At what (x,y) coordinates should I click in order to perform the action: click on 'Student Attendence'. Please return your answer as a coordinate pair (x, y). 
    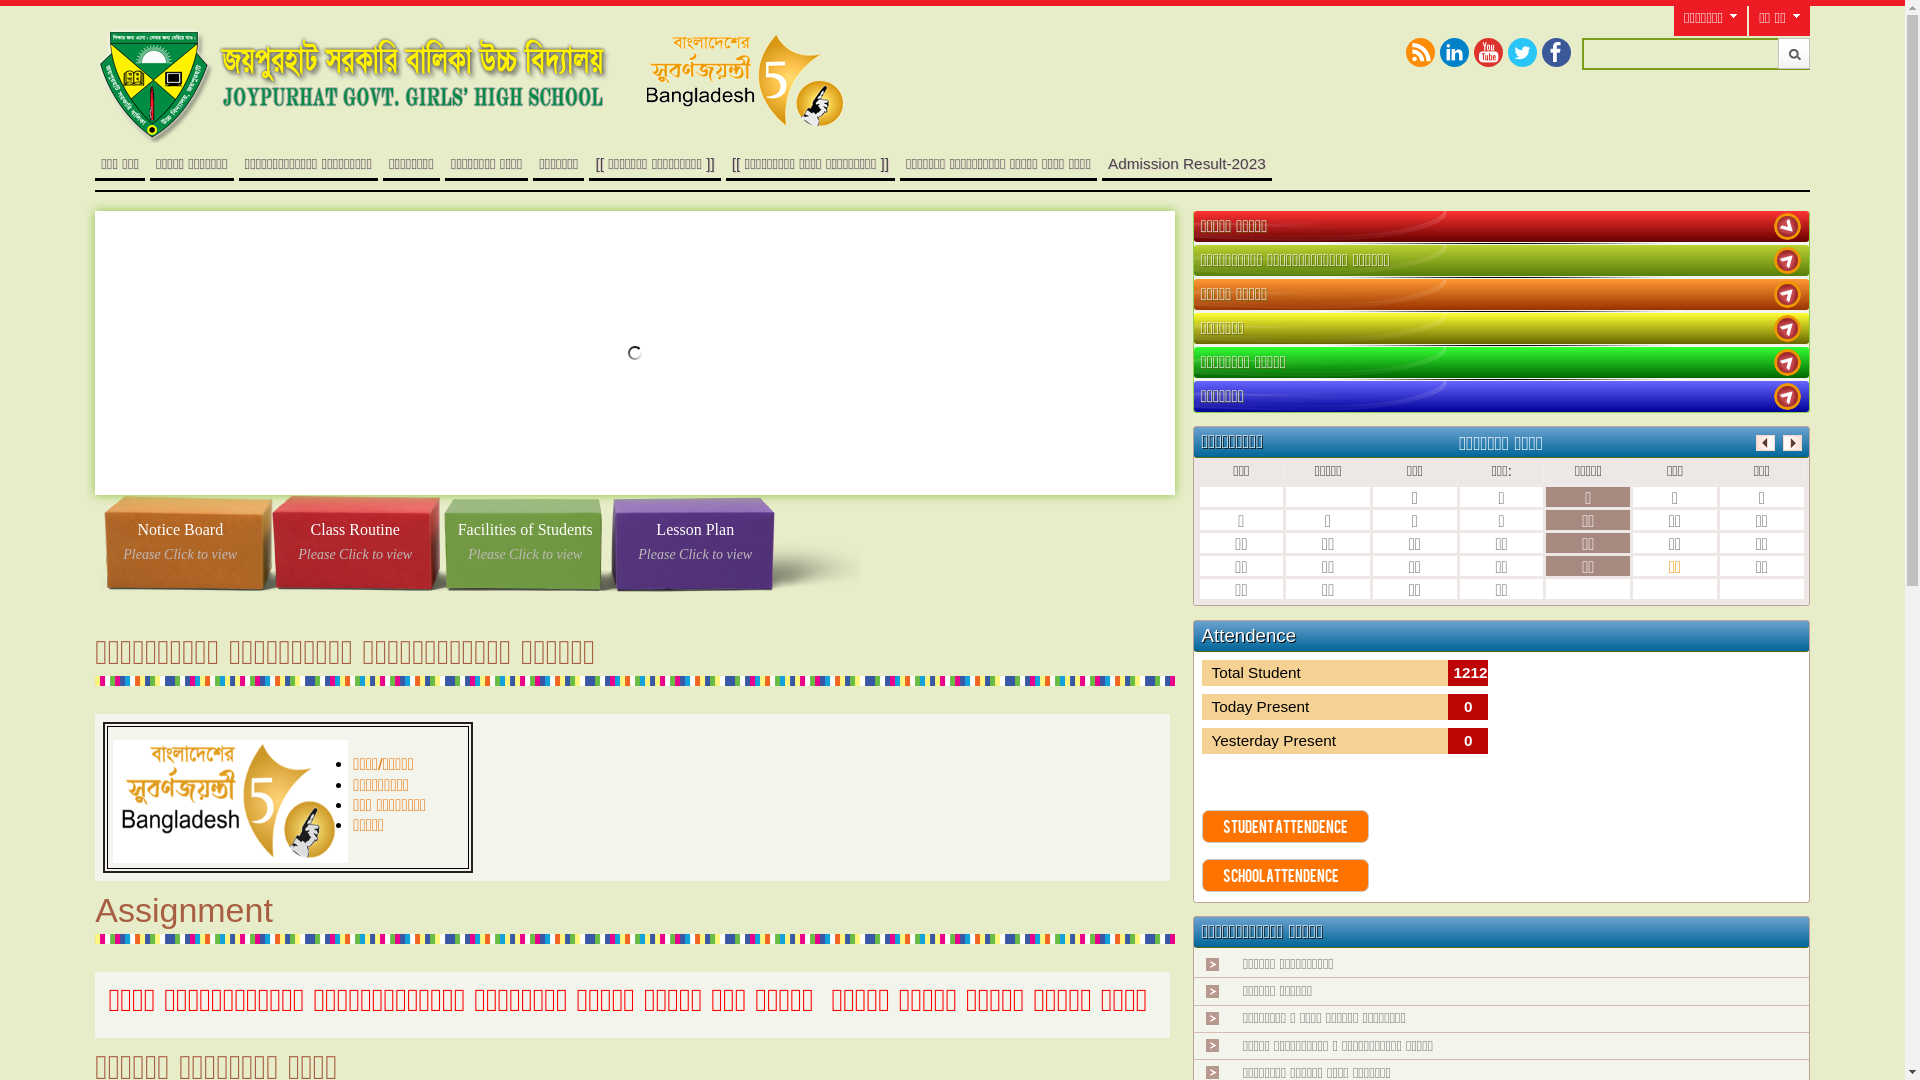
    Looking at the image, I should click on (1285, 826).